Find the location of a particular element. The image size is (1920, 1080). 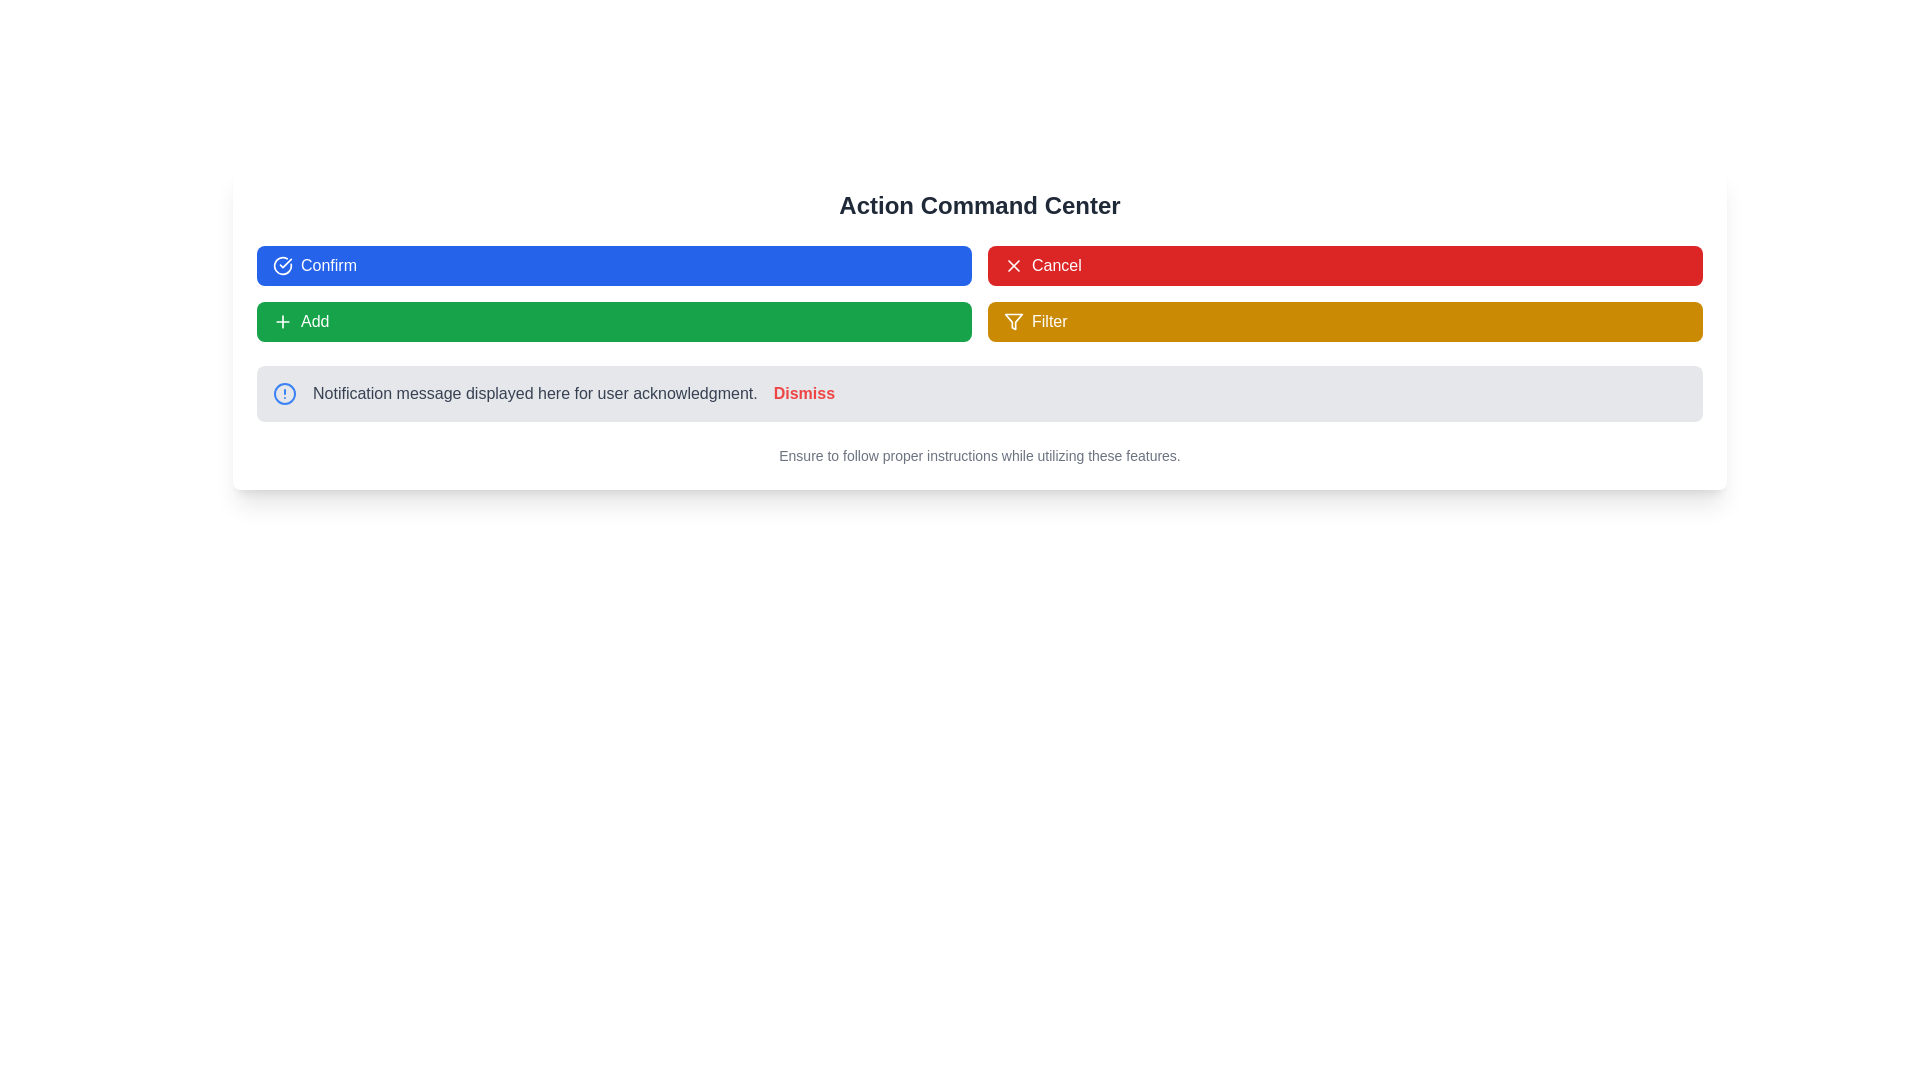

the cancelation icon located in the upper right corner of the interface, aligned to the left side of the 'Cancel' button's text is located at coordinates (1013, 265).